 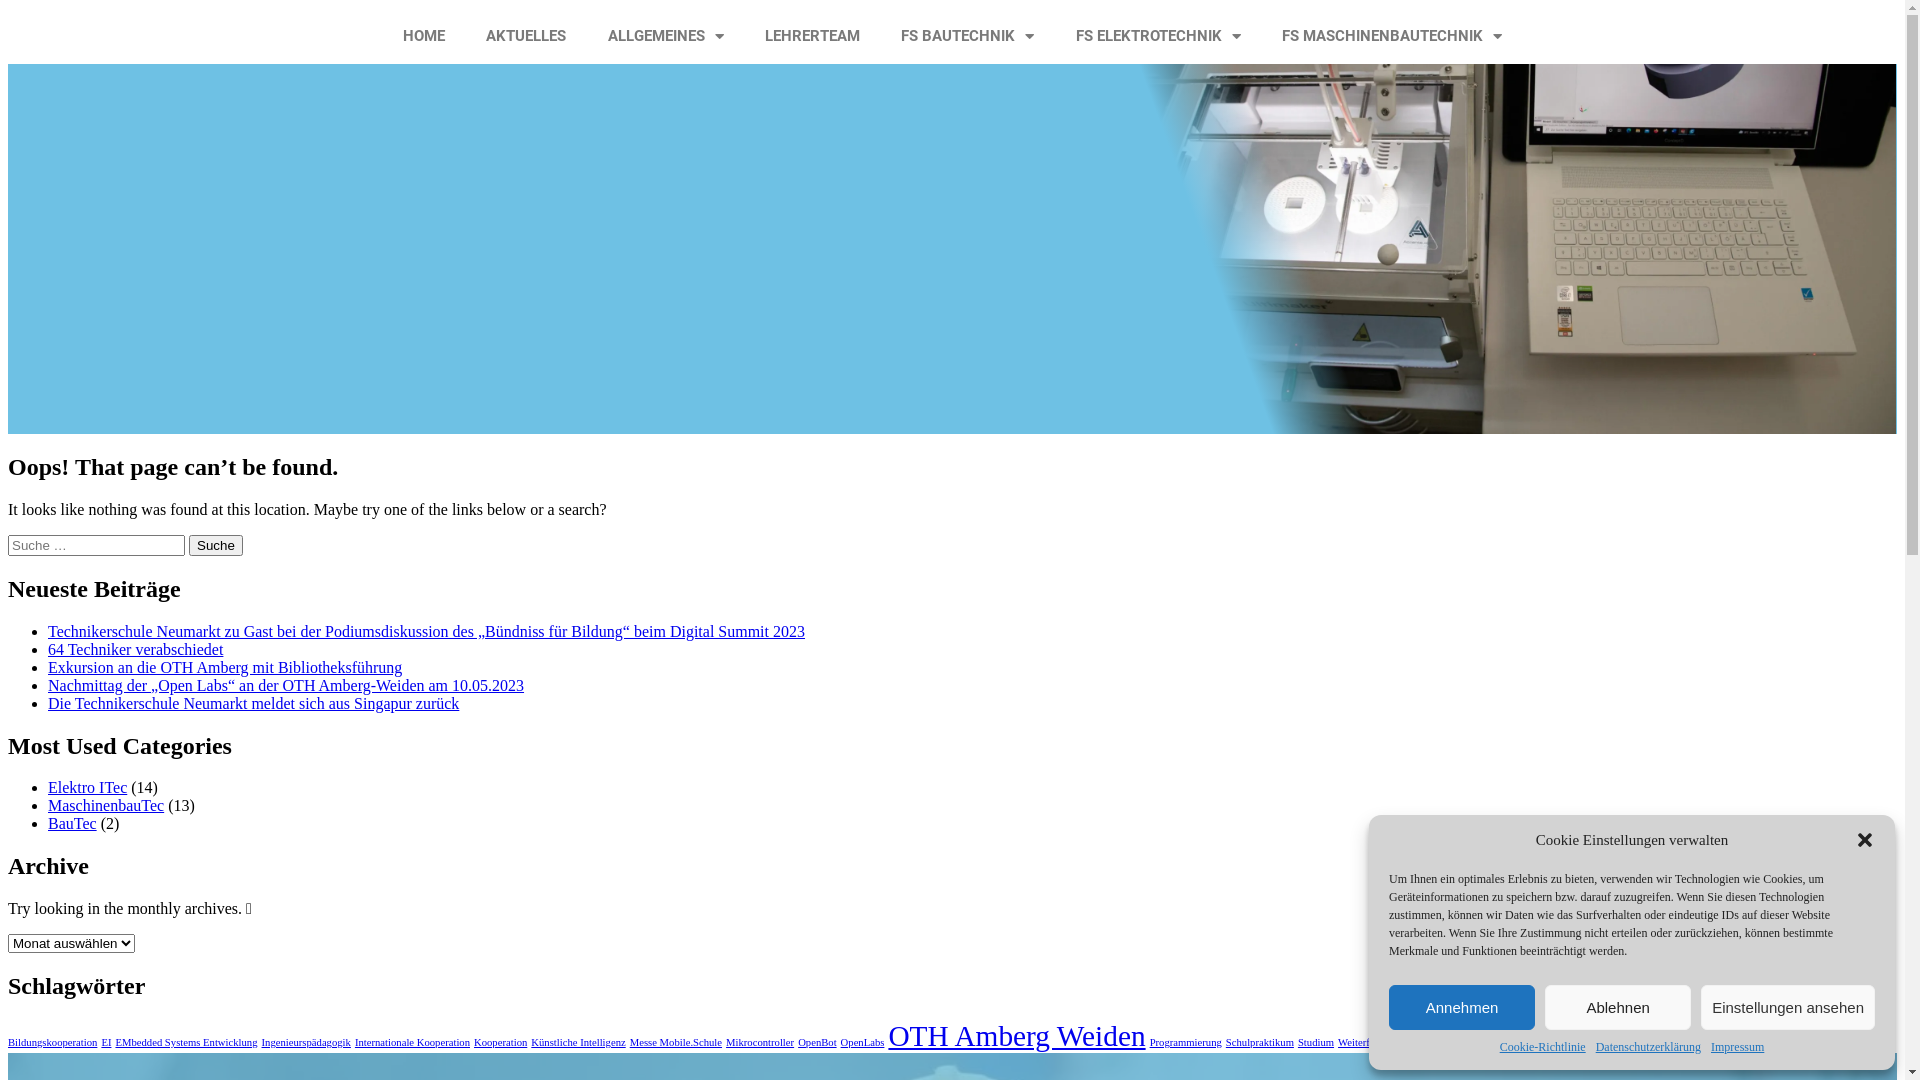 I want to click on 'EI', so click(x=104, y=1041).